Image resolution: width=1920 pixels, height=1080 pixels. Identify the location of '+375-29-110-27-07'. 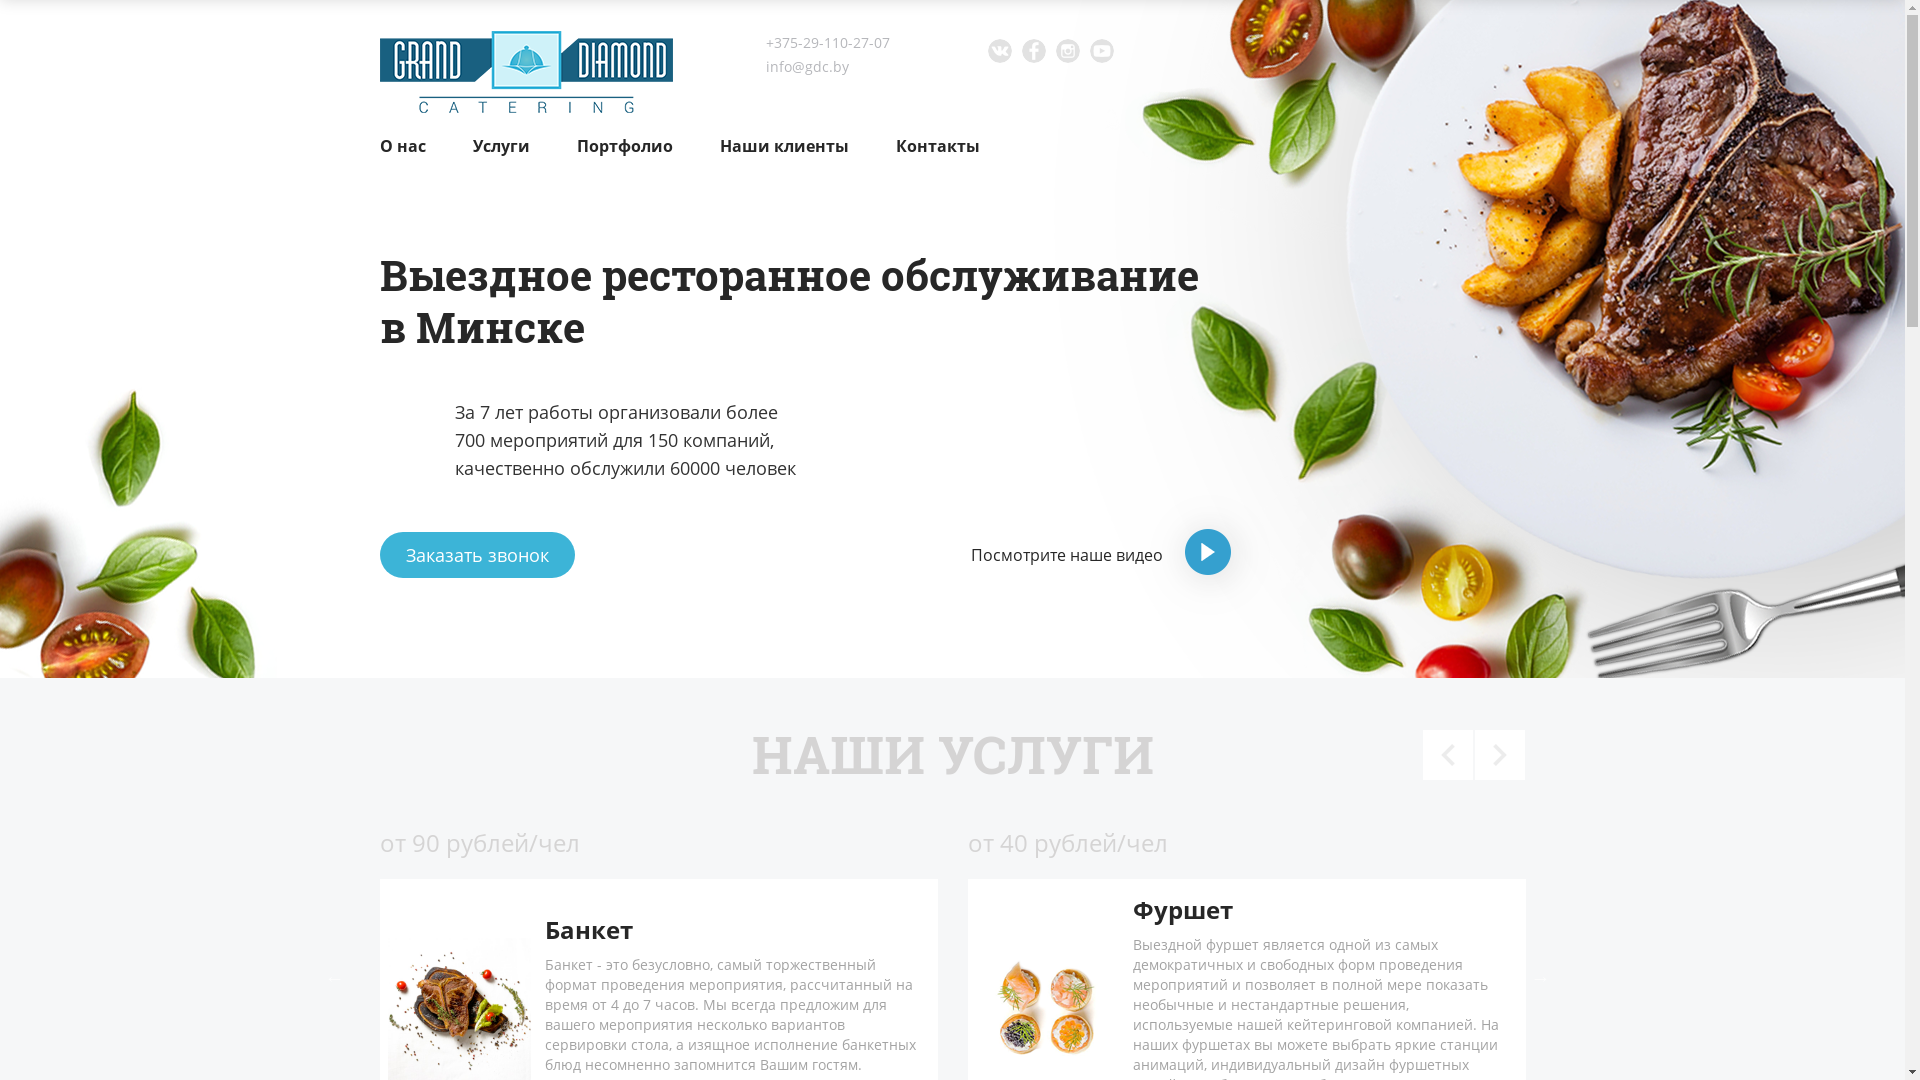
(765, 42).